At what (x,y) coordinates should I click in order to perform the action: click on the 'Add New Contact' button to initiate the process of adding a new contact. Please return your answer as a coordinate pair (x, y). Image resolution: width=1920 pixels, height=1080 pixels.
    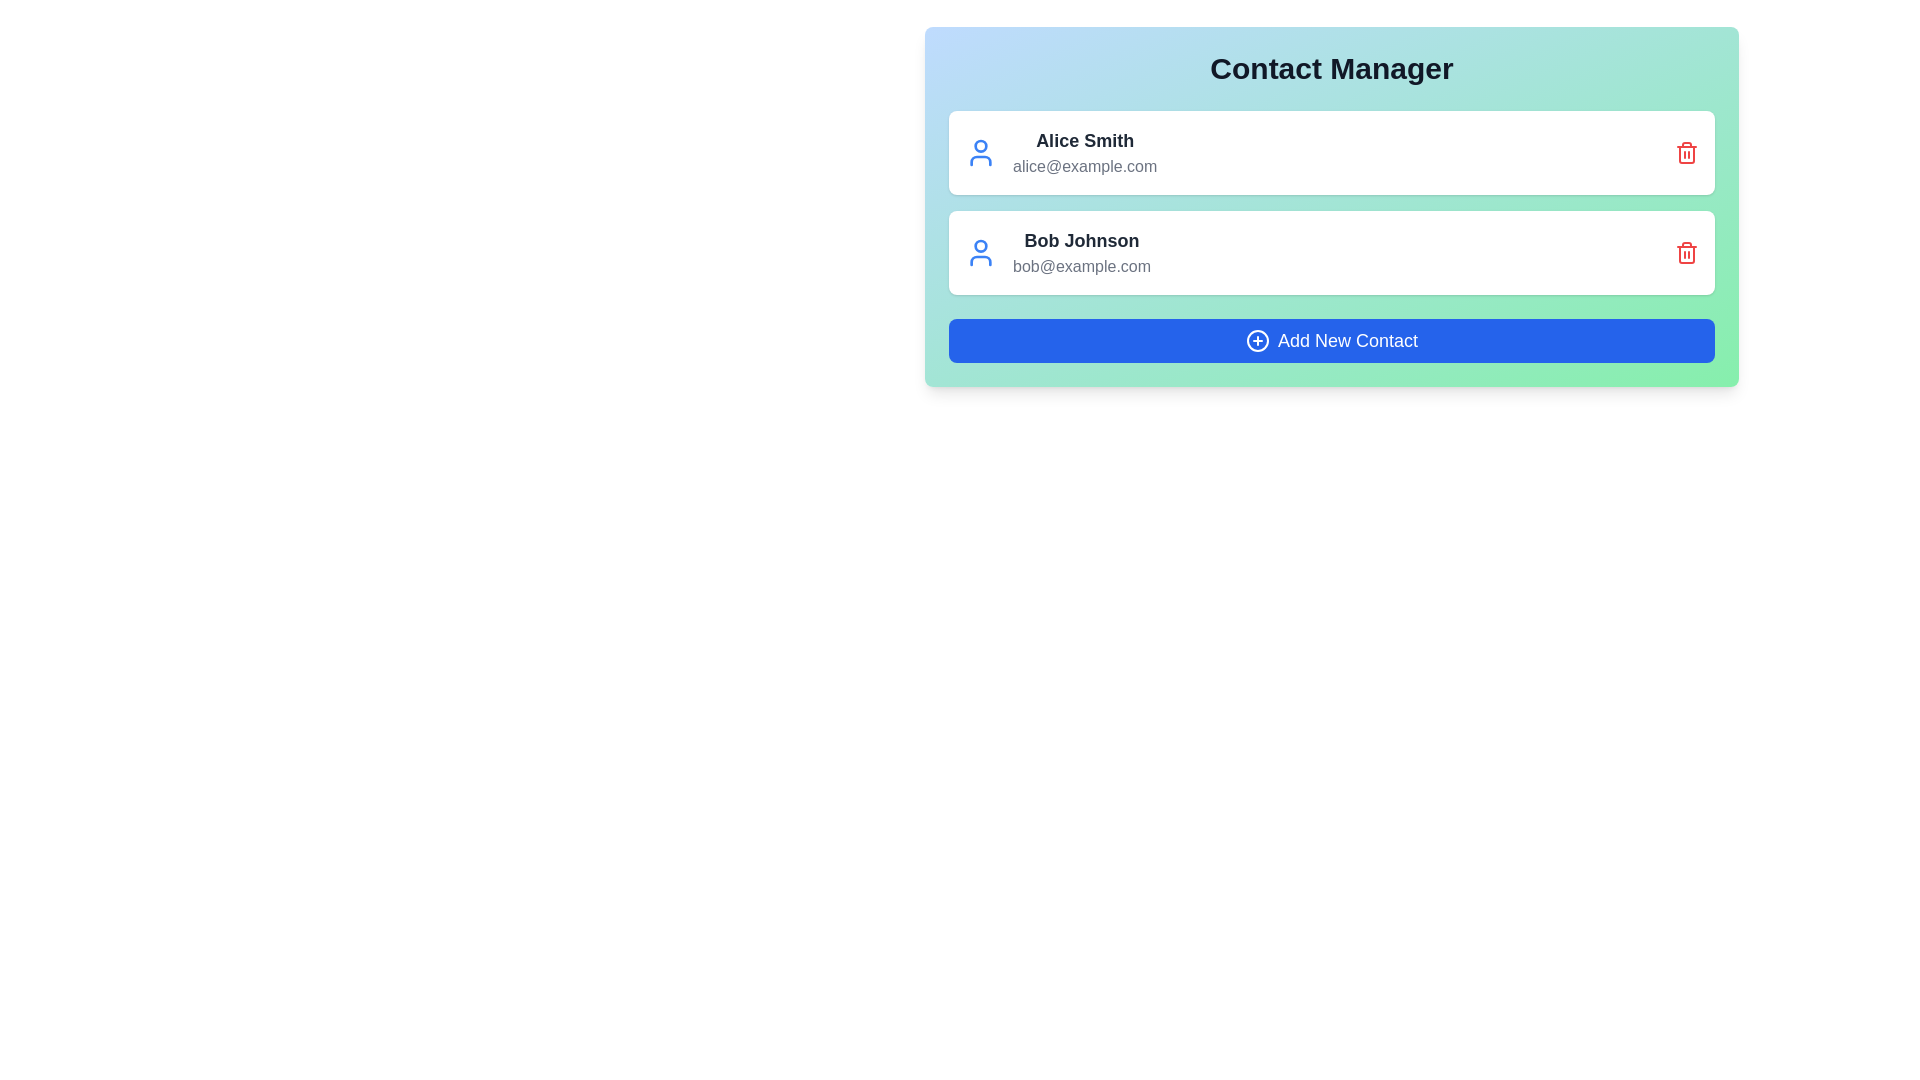
    Looking at the image, I should click on (1331, 339).